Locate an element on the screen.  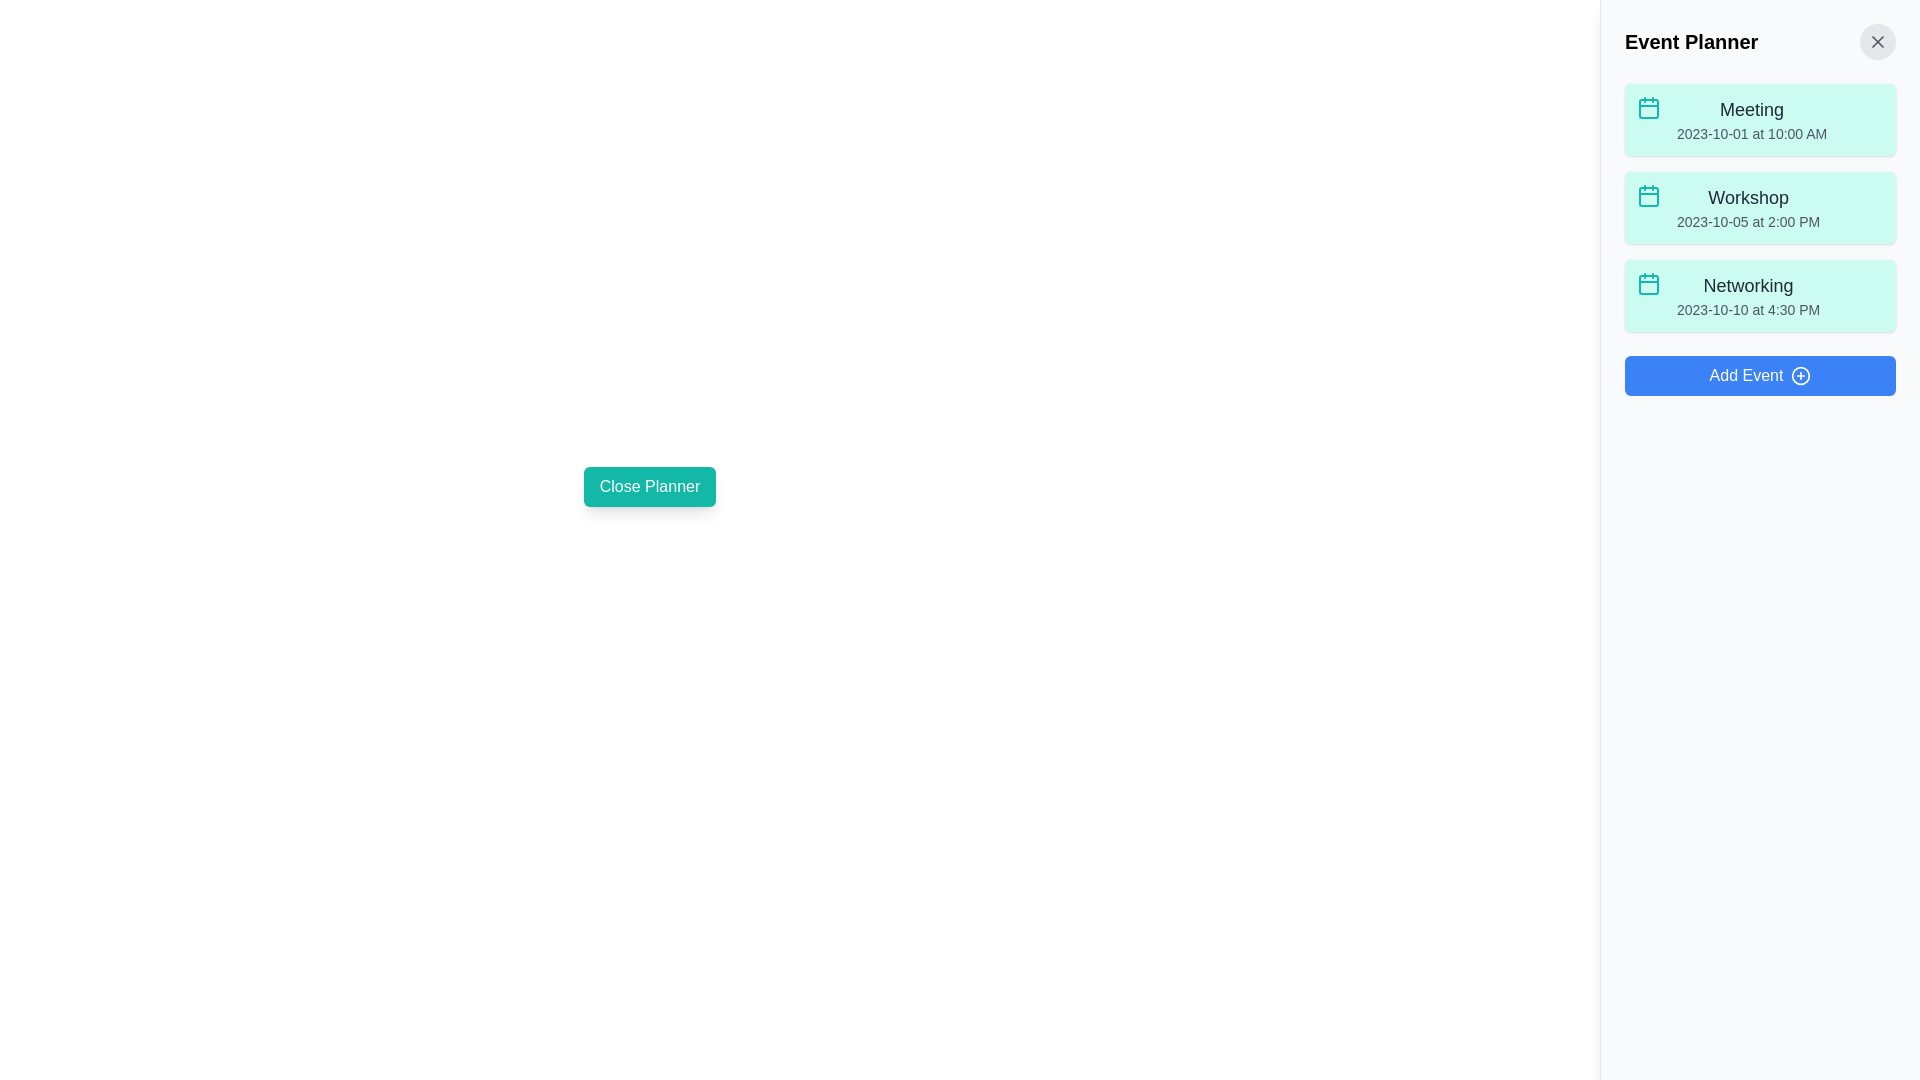
the 'Close Planner' button, which has a teal background and white text is located at coordinates (649, 486).